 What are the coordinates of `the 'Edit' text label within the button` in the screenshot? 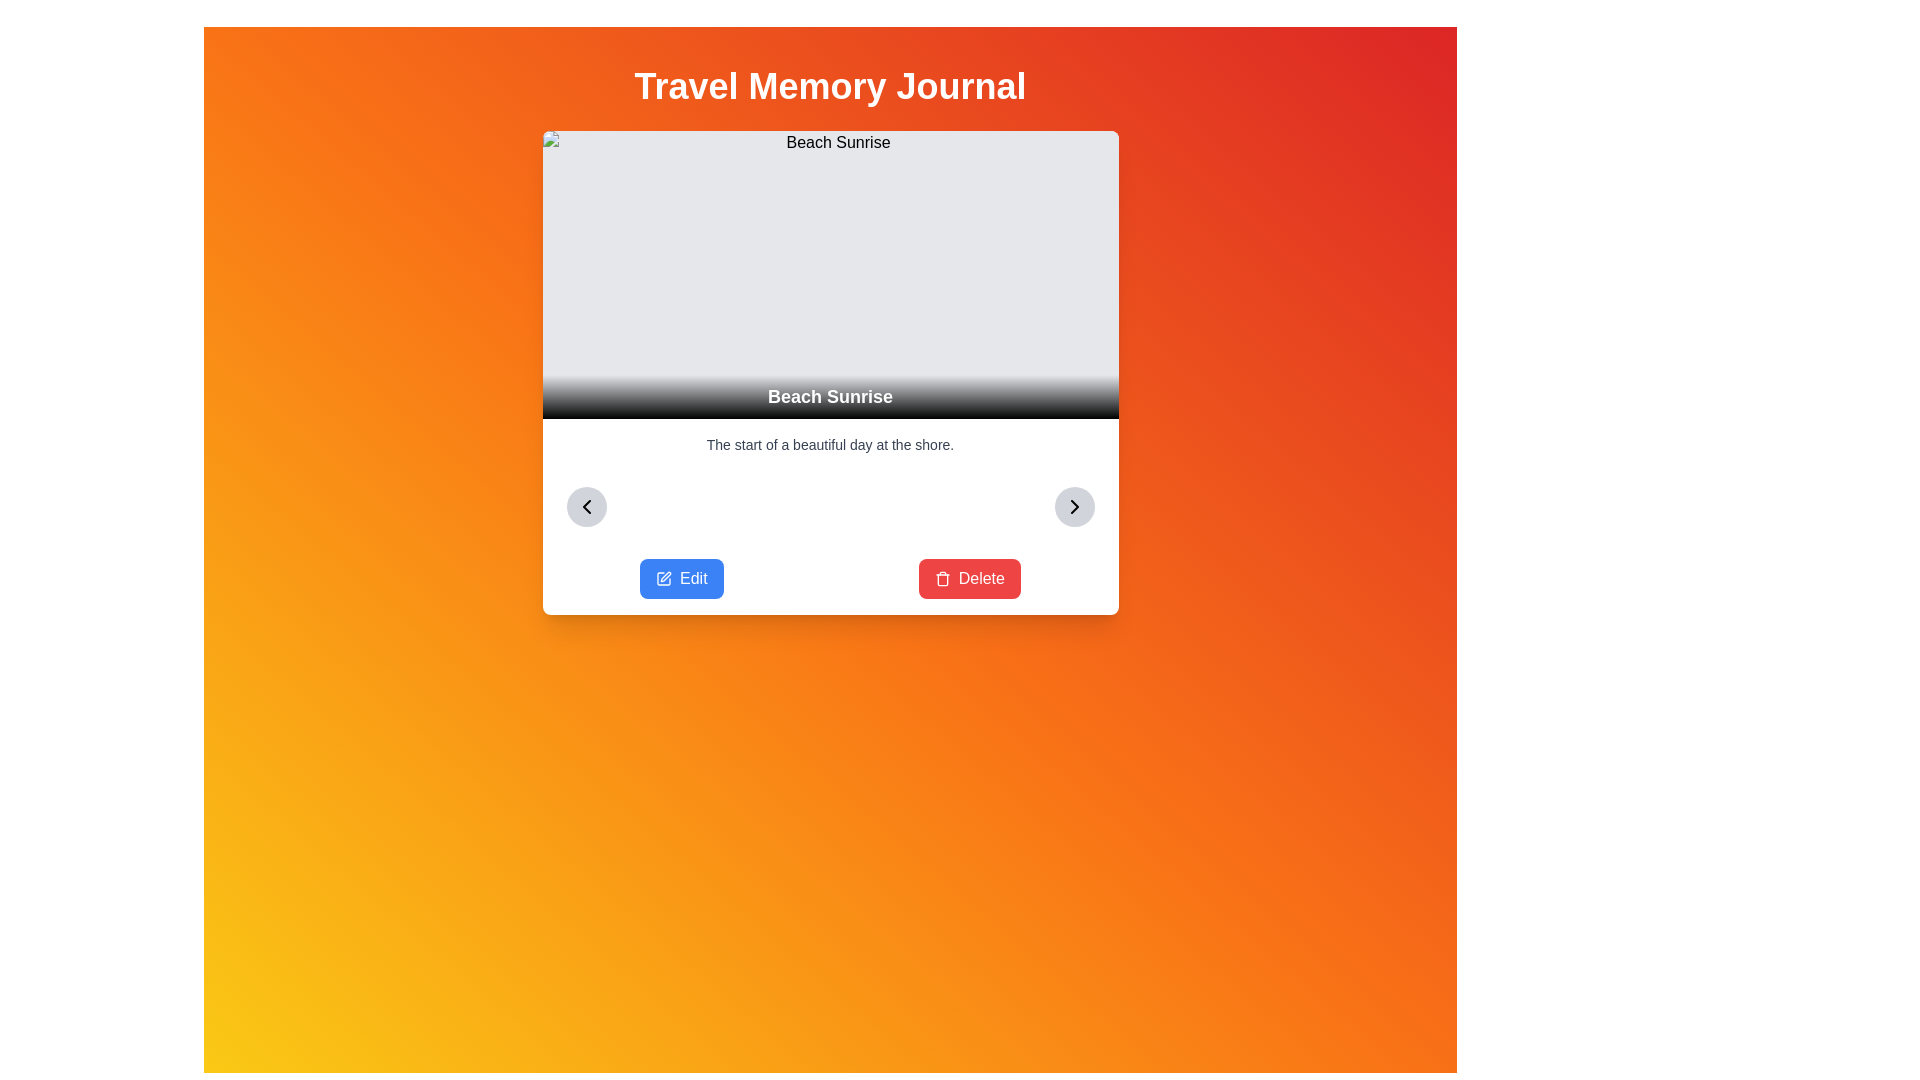 It's located at (693, 578).